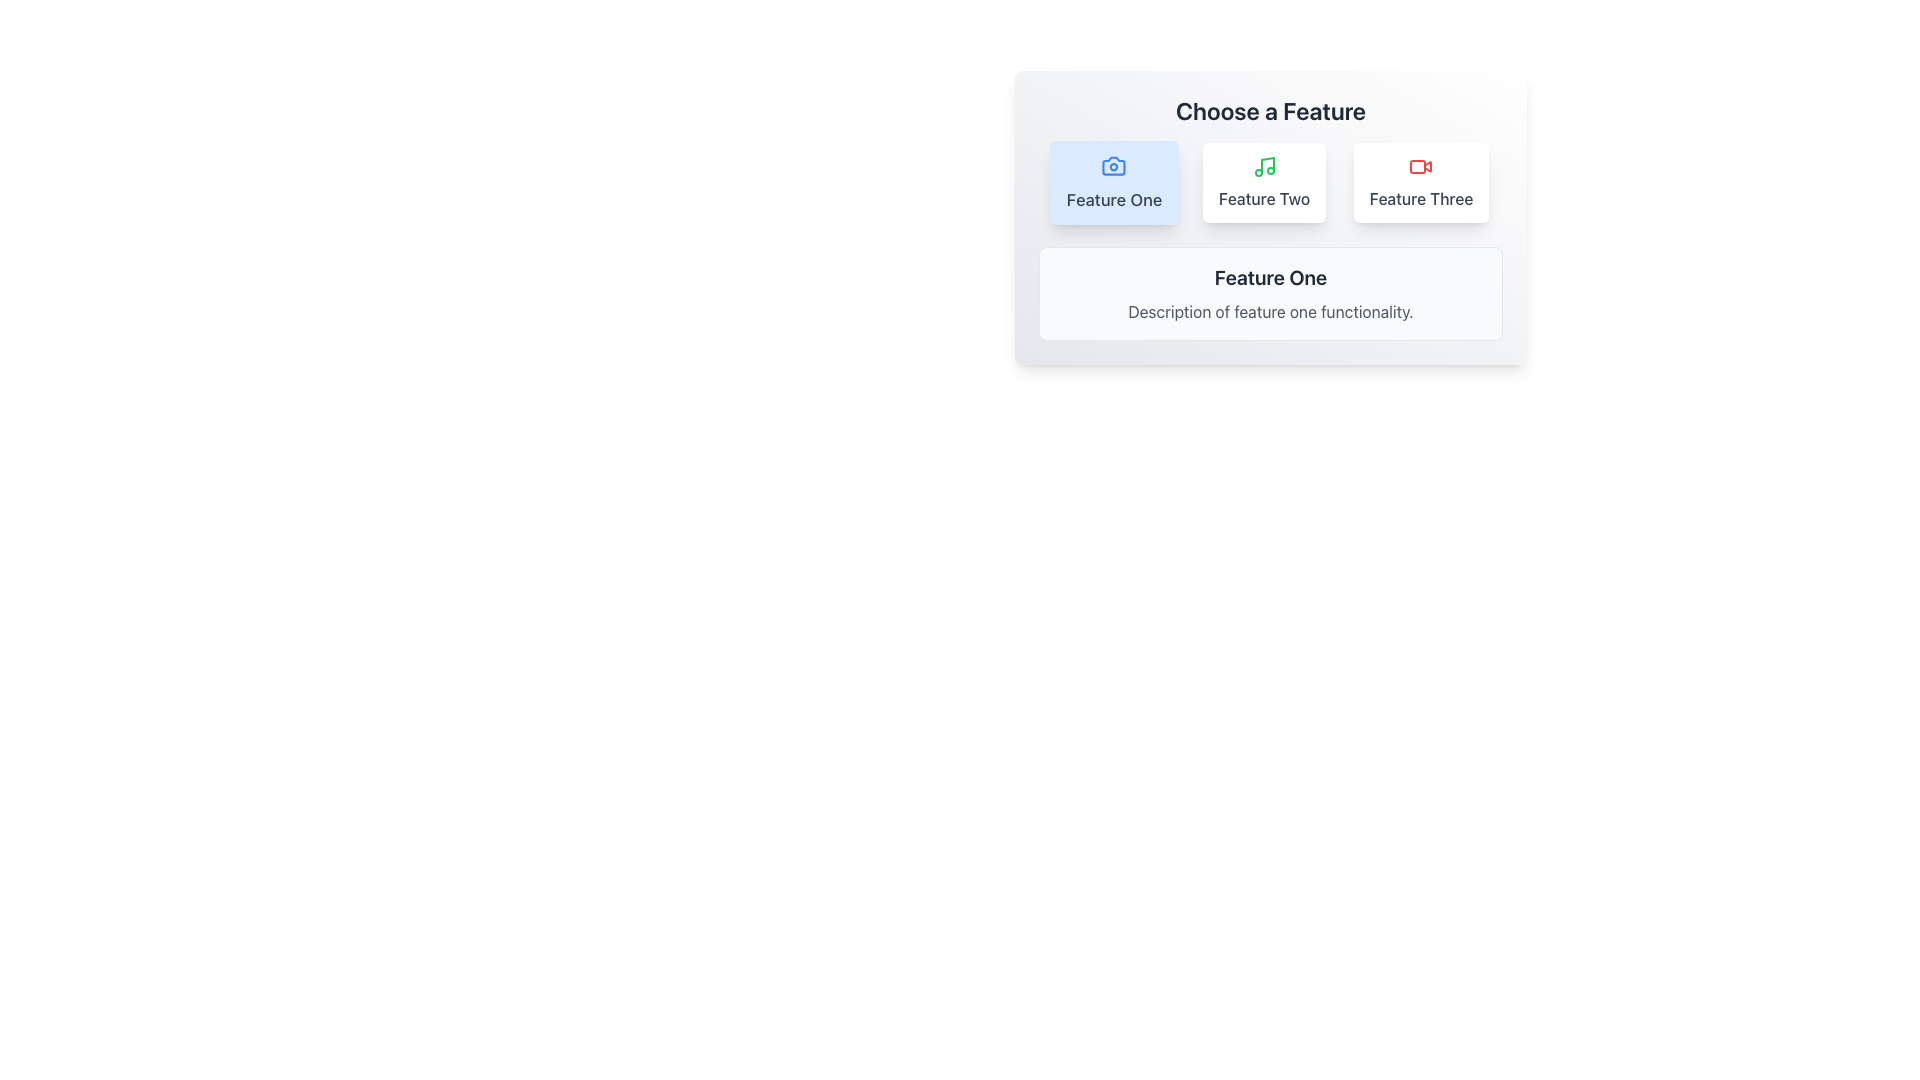 The width and height of the screenshot is (1920, 1080). Describe the element at coordinates (1270, 277) in the screenshot. I see `the title text element that serves as a heading for the descriptive content about 'Feature One', located at the center of the rectangular bordered area` at that location.